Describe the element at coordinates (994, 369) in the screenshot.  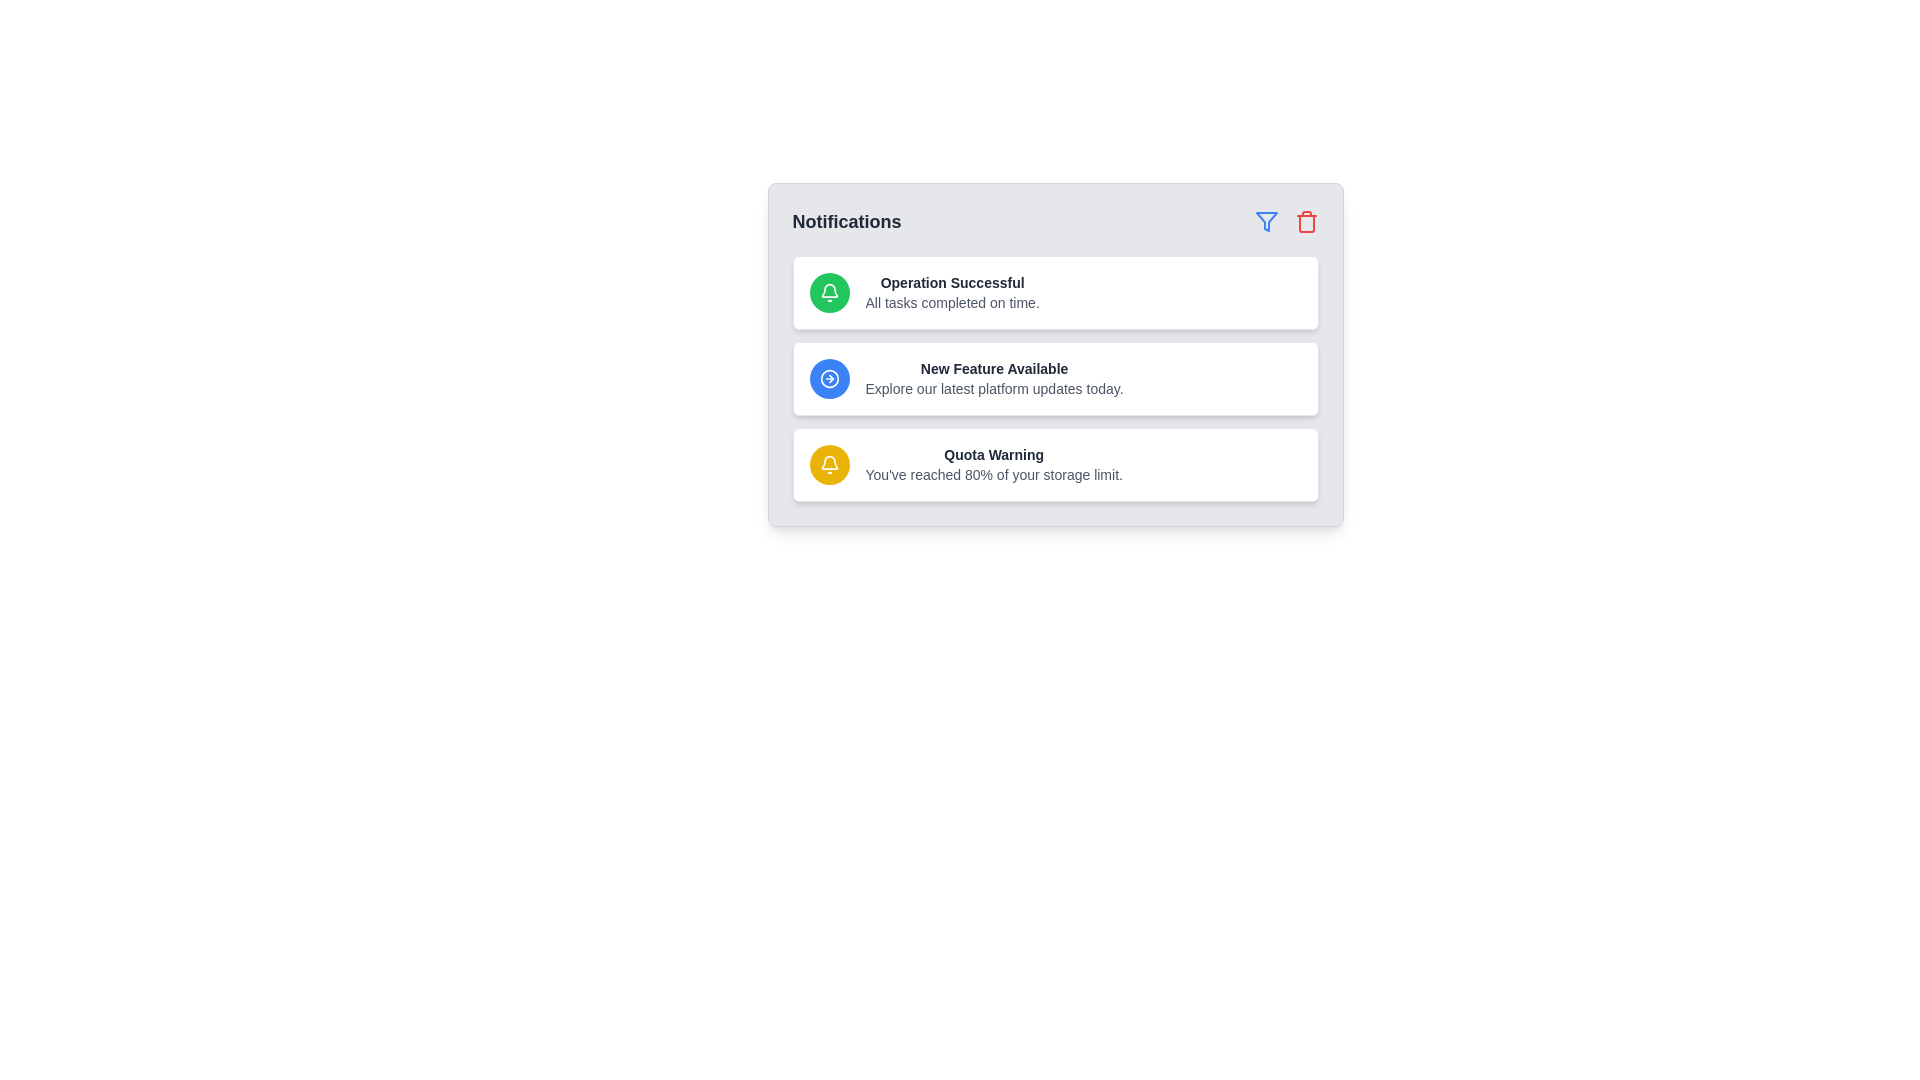
I see `the text label displaying 'New Feature Available' in the notifications panel, which is bold and gray in color` at that location.